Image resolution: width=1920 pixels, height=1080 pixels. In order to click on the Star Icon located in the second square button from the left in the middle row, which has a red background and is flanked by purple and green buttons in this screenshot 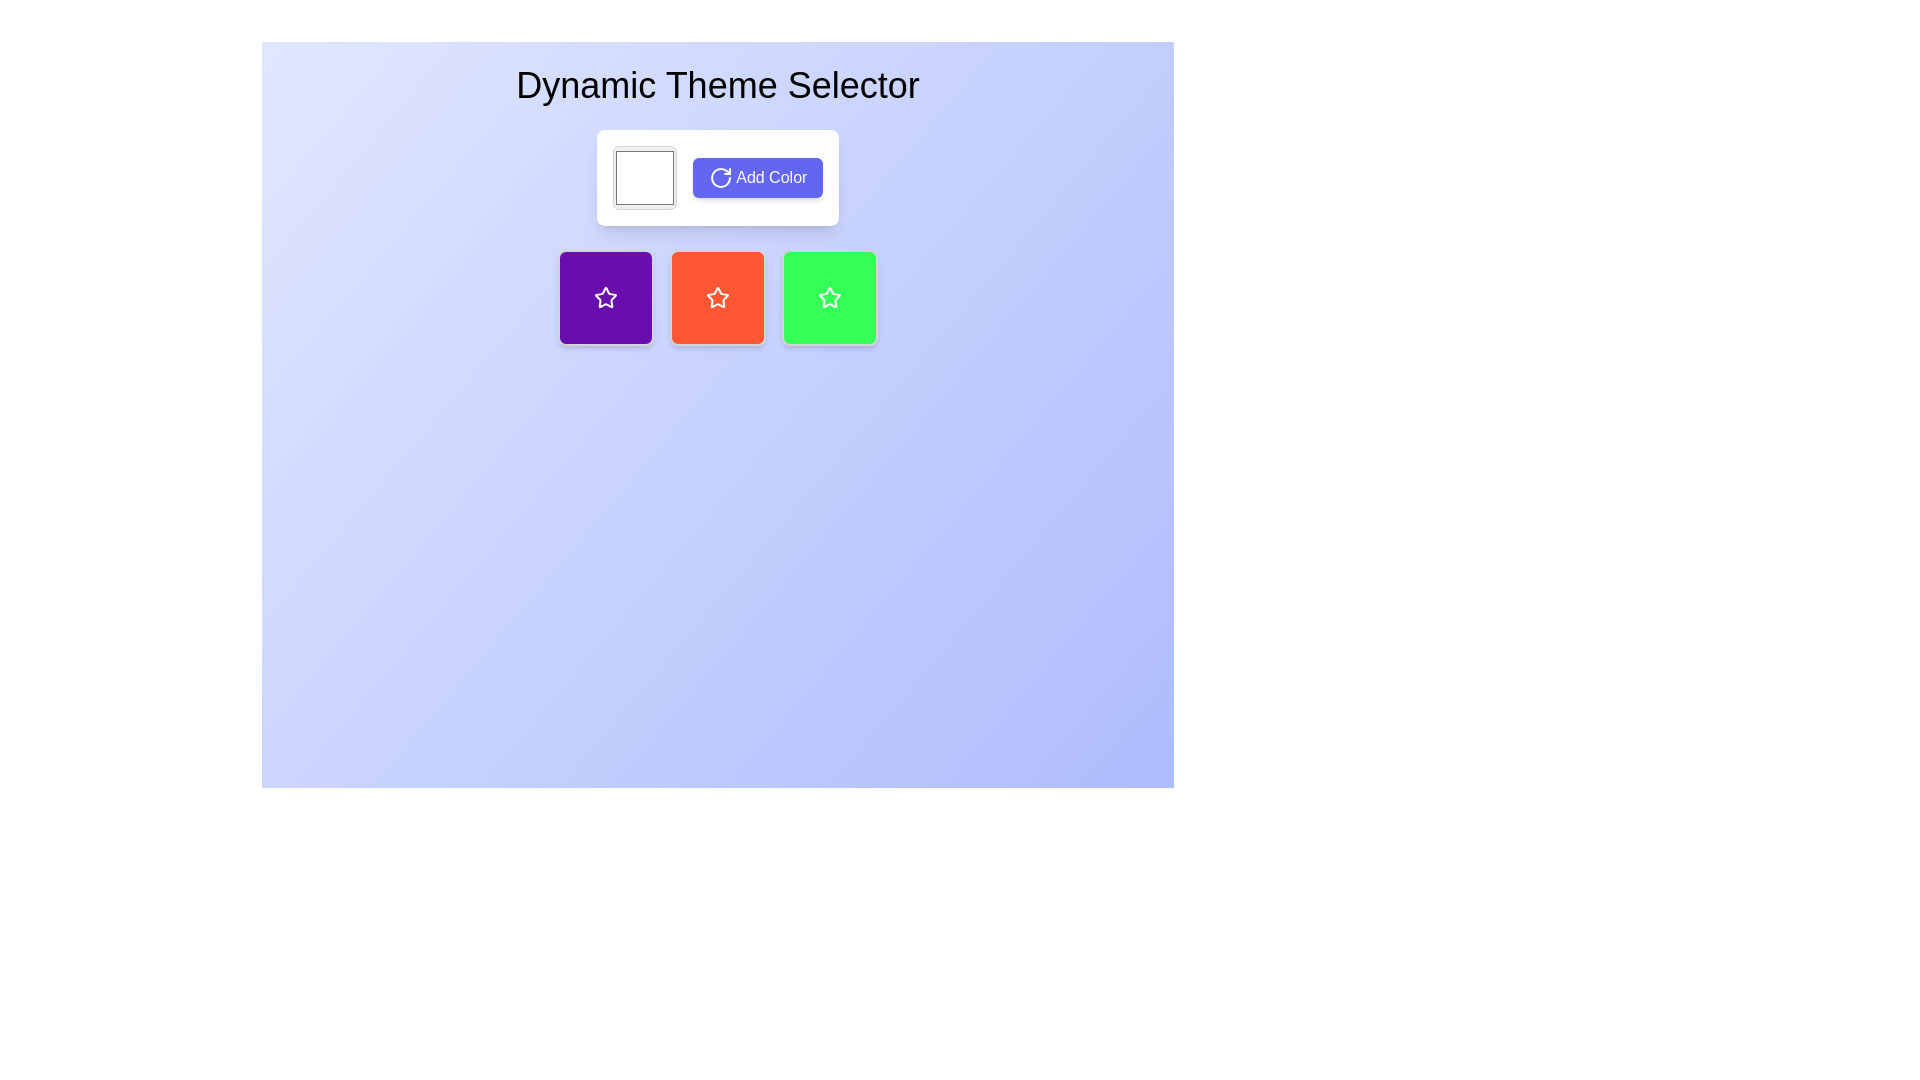, I will do `click(718, 297)`.